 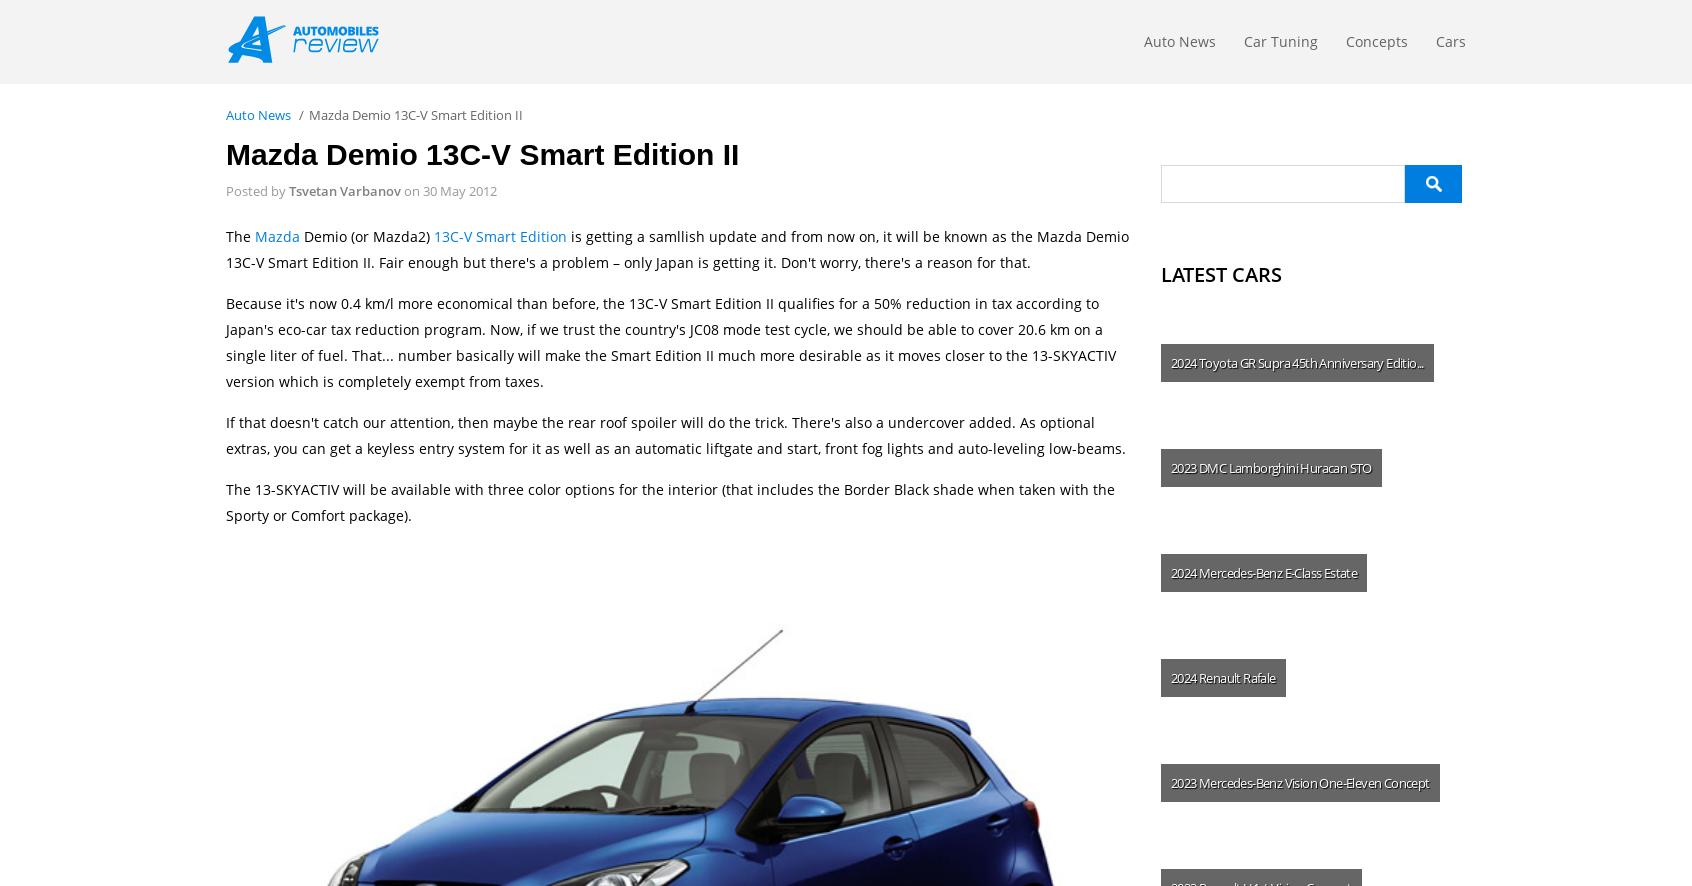 What do you see at coordinates (670, 501) in the screenshot?
I see `'The 13-SKYACTIV will be available with three color options for the interior (that includes the Border Black shade when taken with the Sporty or Comfort package).'` at bounding box center [670, 501].